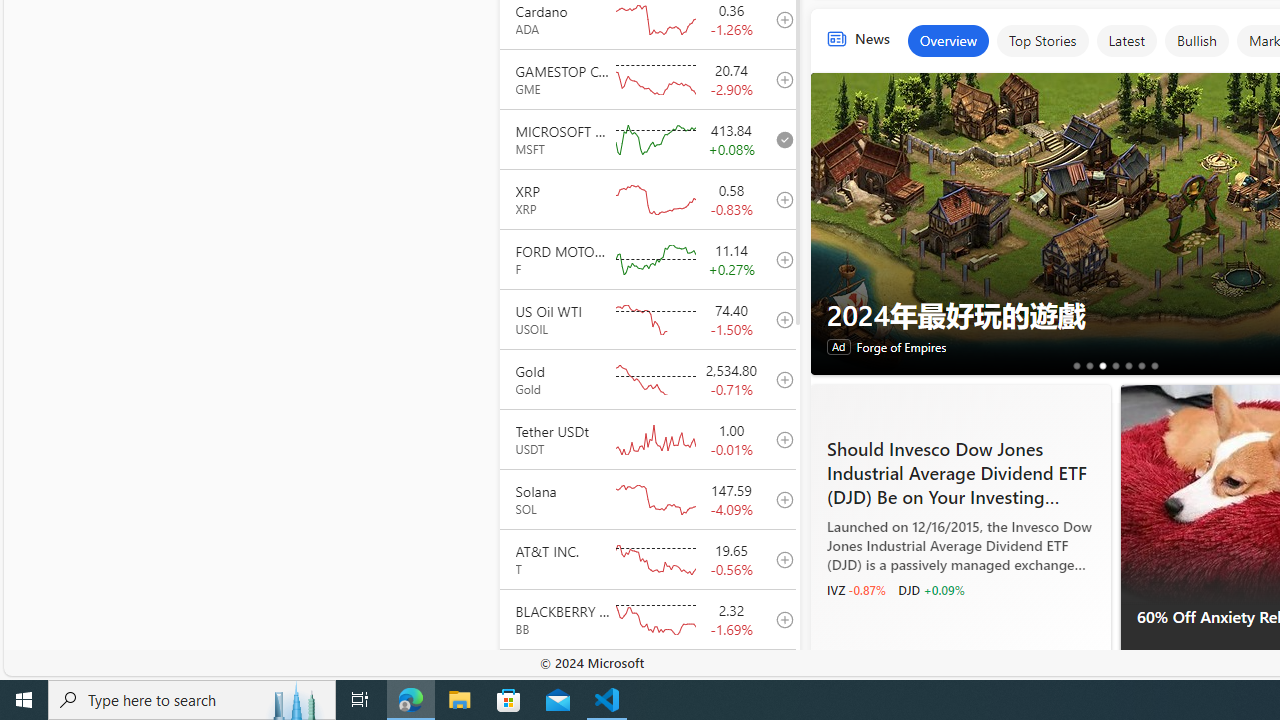  What do you see at coordinates (947, 41) in the screenshot?
I see `'Overview'` at bounding box center [947, 41].